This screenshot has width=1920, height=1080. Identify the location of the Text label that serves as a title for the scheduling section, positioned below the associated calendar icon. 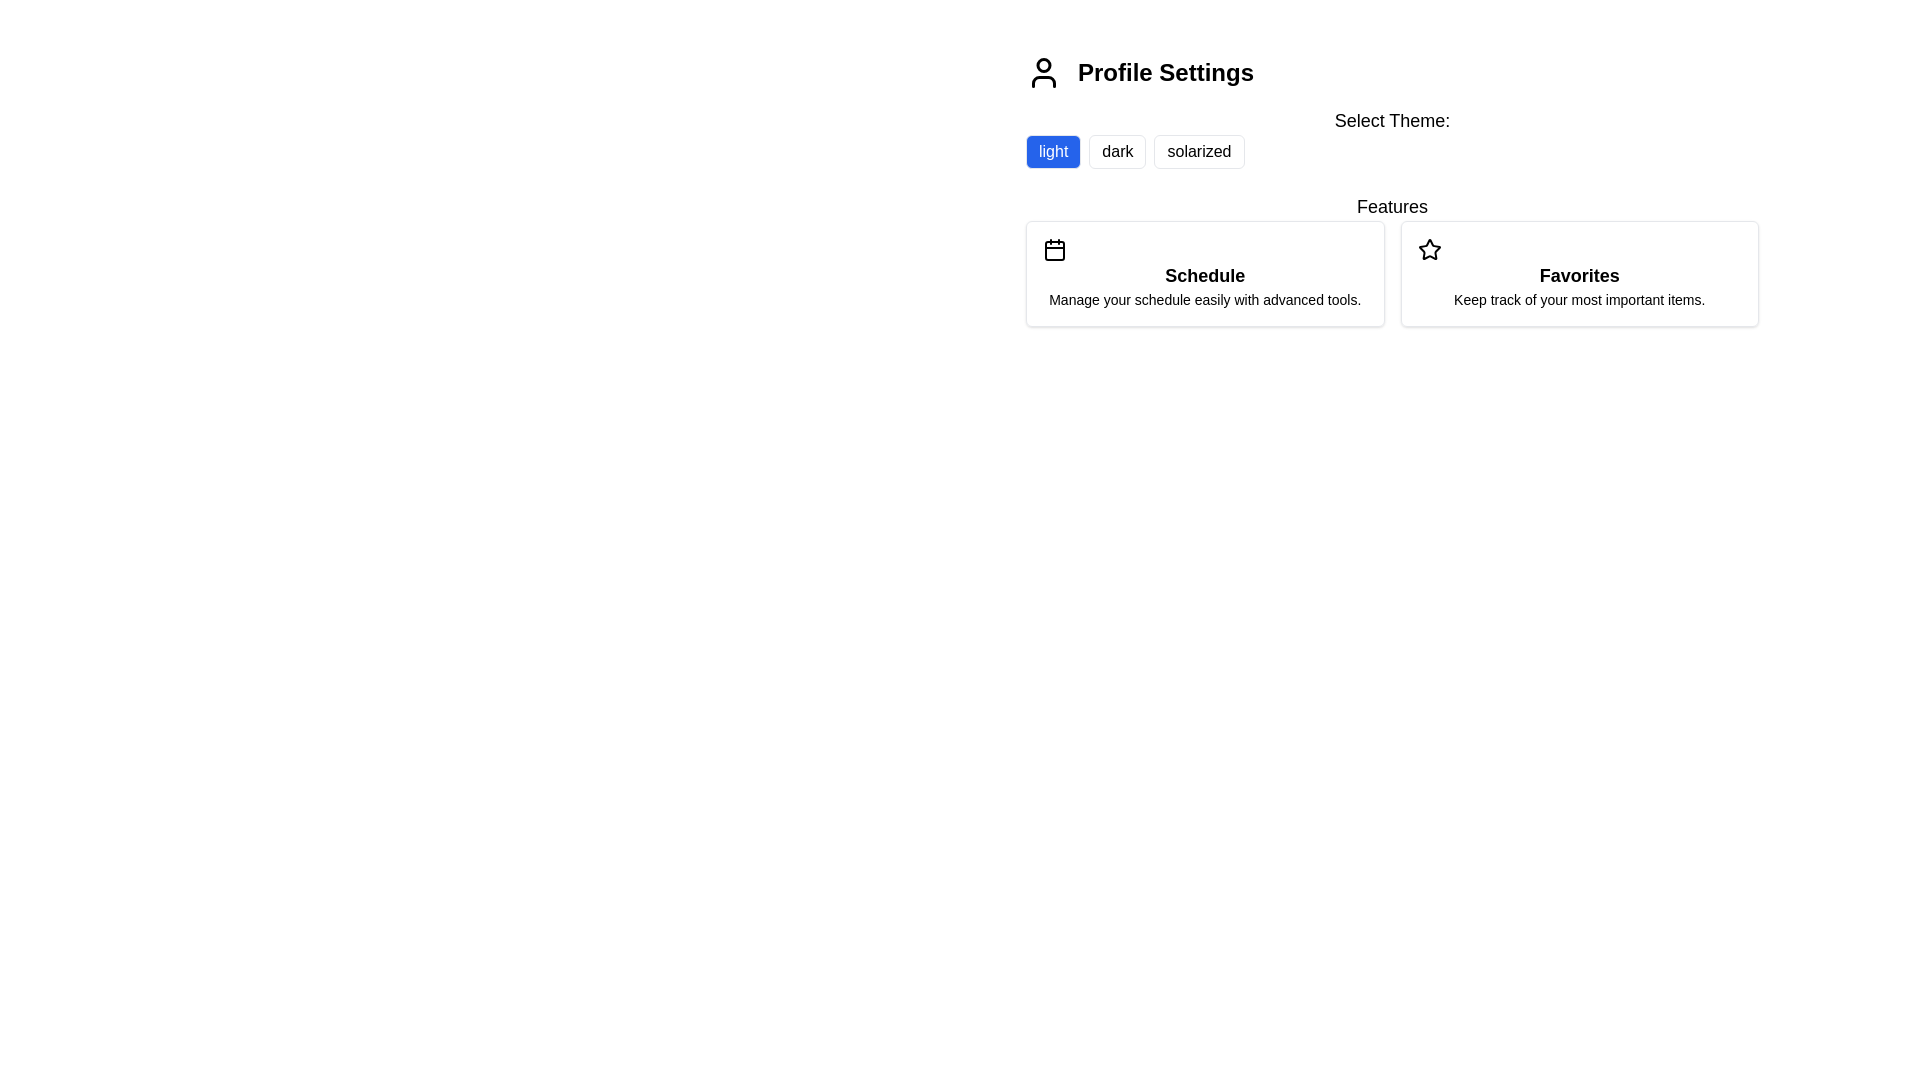
(1204, 276).